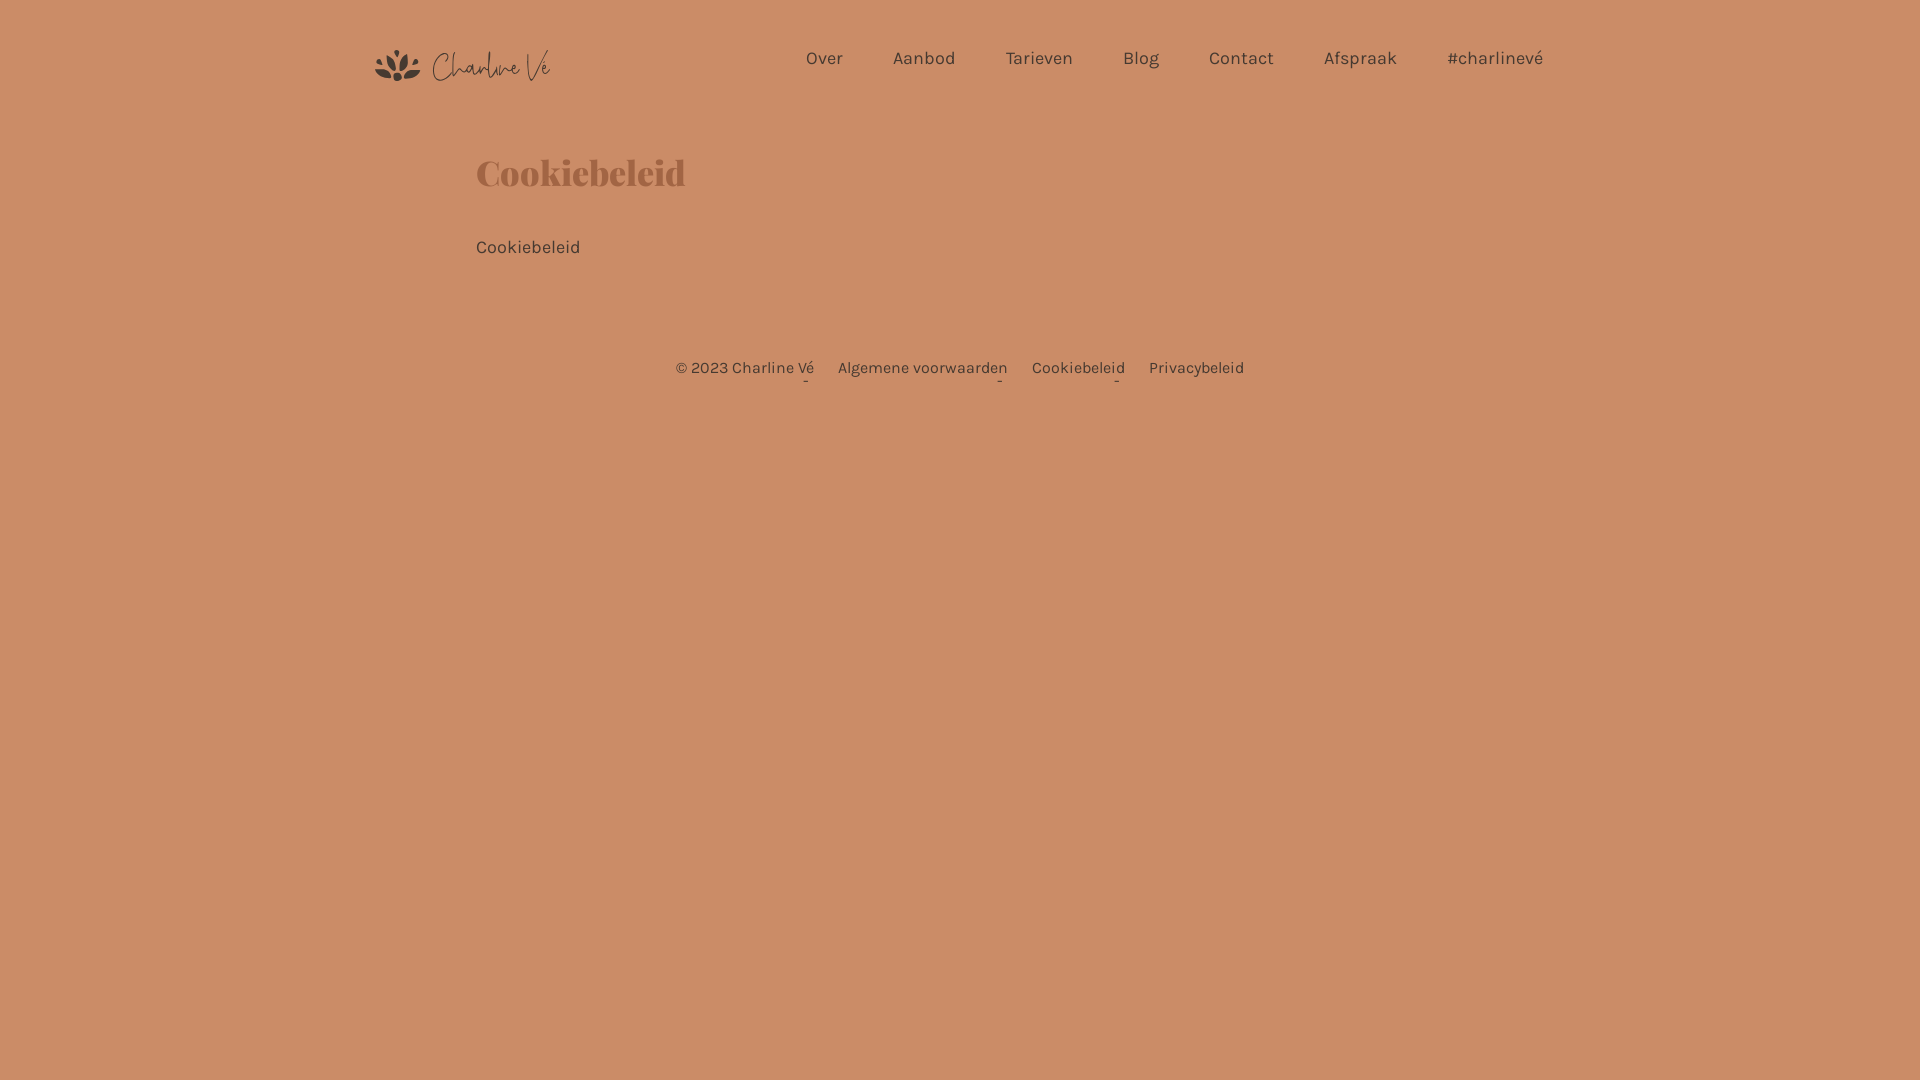 The height and width of the screenshot is (1080, 1920). I want to click on 'Privacybeleid', so click(1196, 367).